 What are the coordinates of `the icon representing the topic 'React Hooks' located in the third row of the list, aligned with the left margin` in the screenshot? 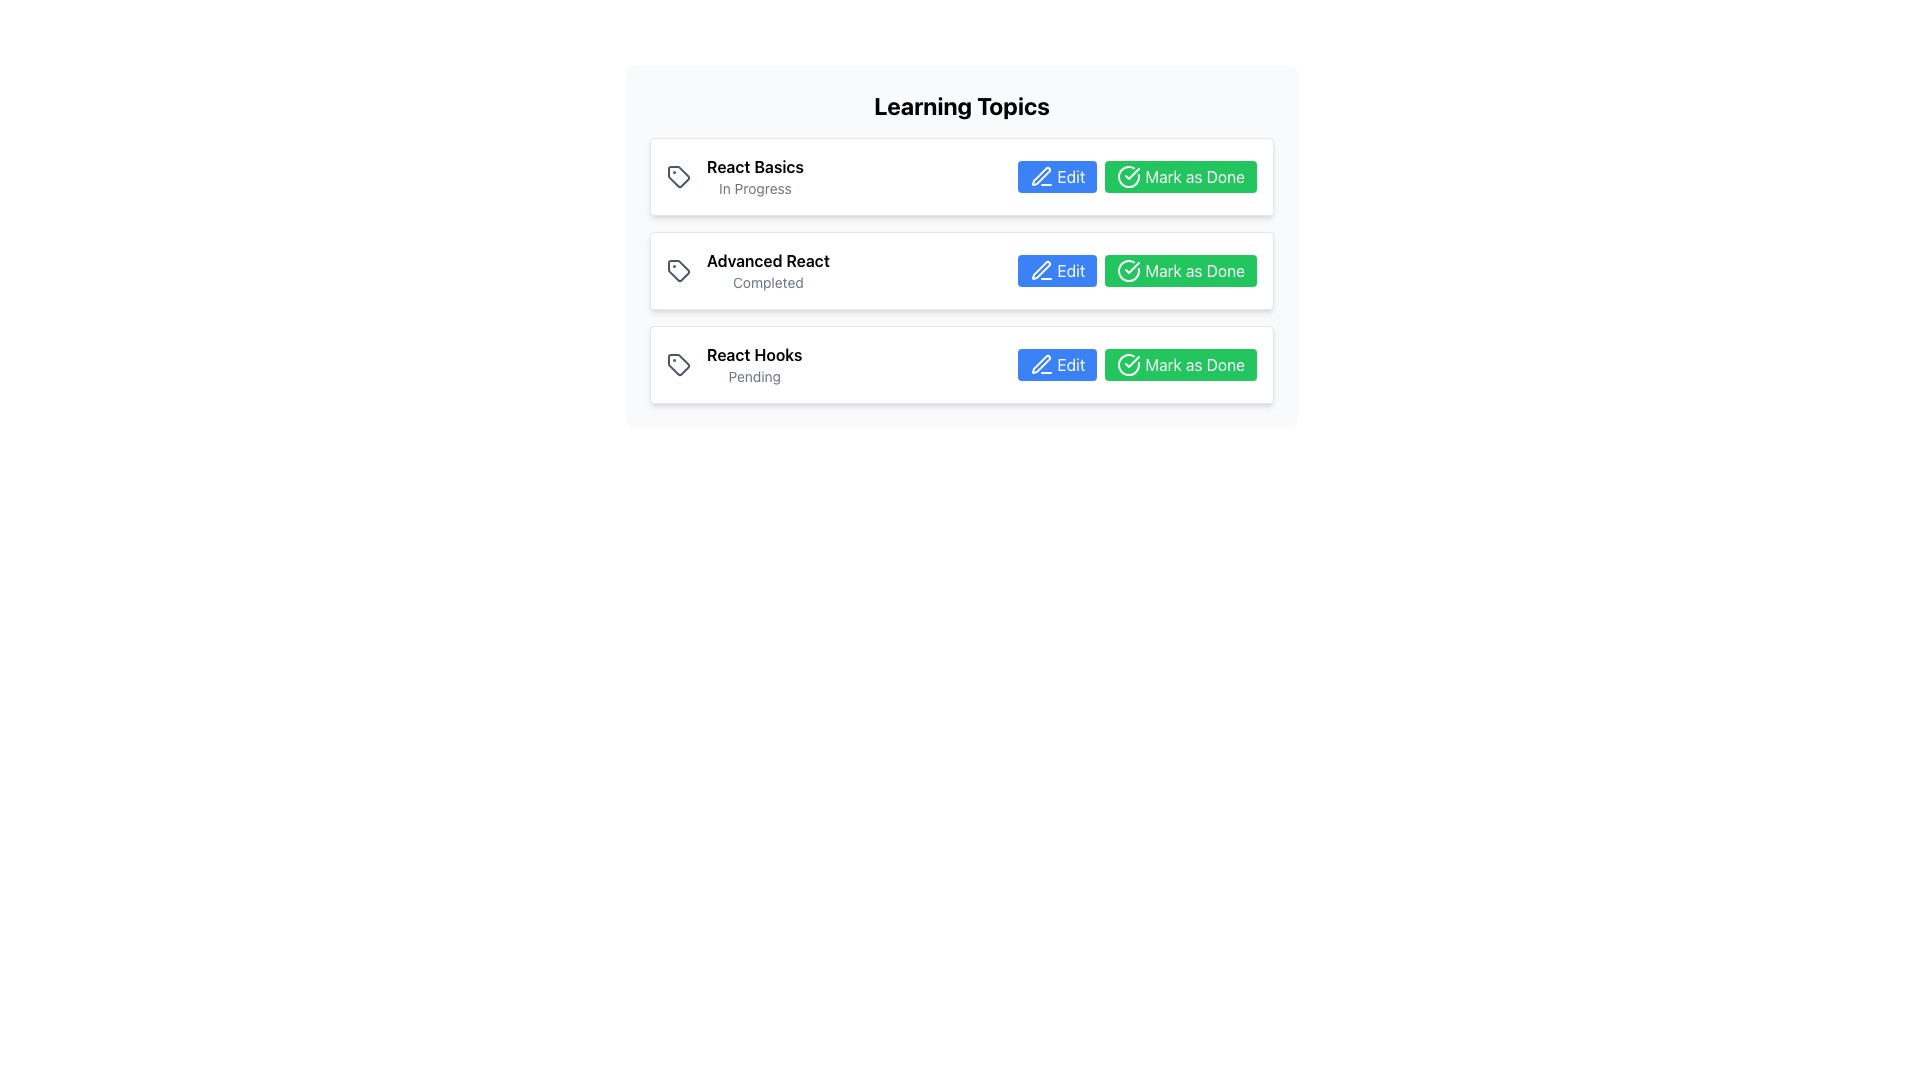 It's located at (678, 365).